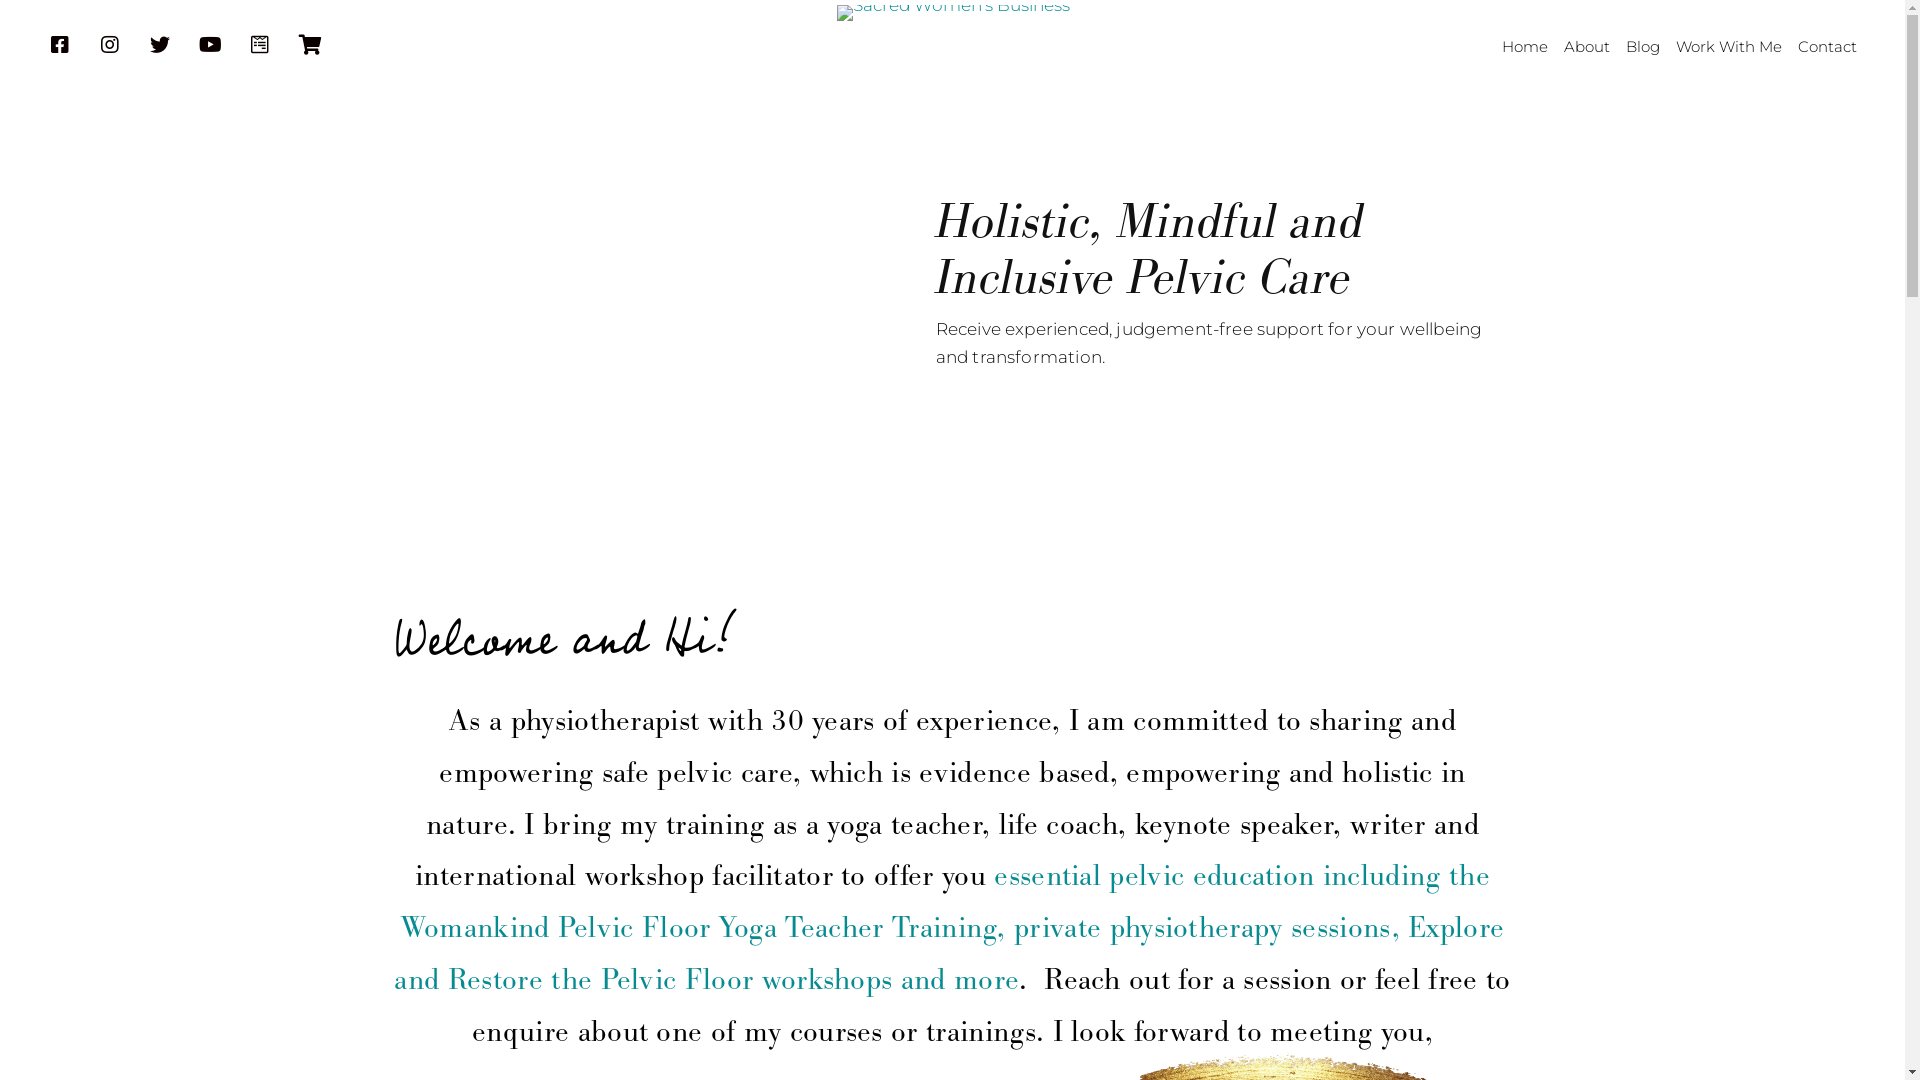  What do you see at coordinates (1727, 46) in the screenshot?
I see `'Work With Me'` at bounding box center [1727, 46].